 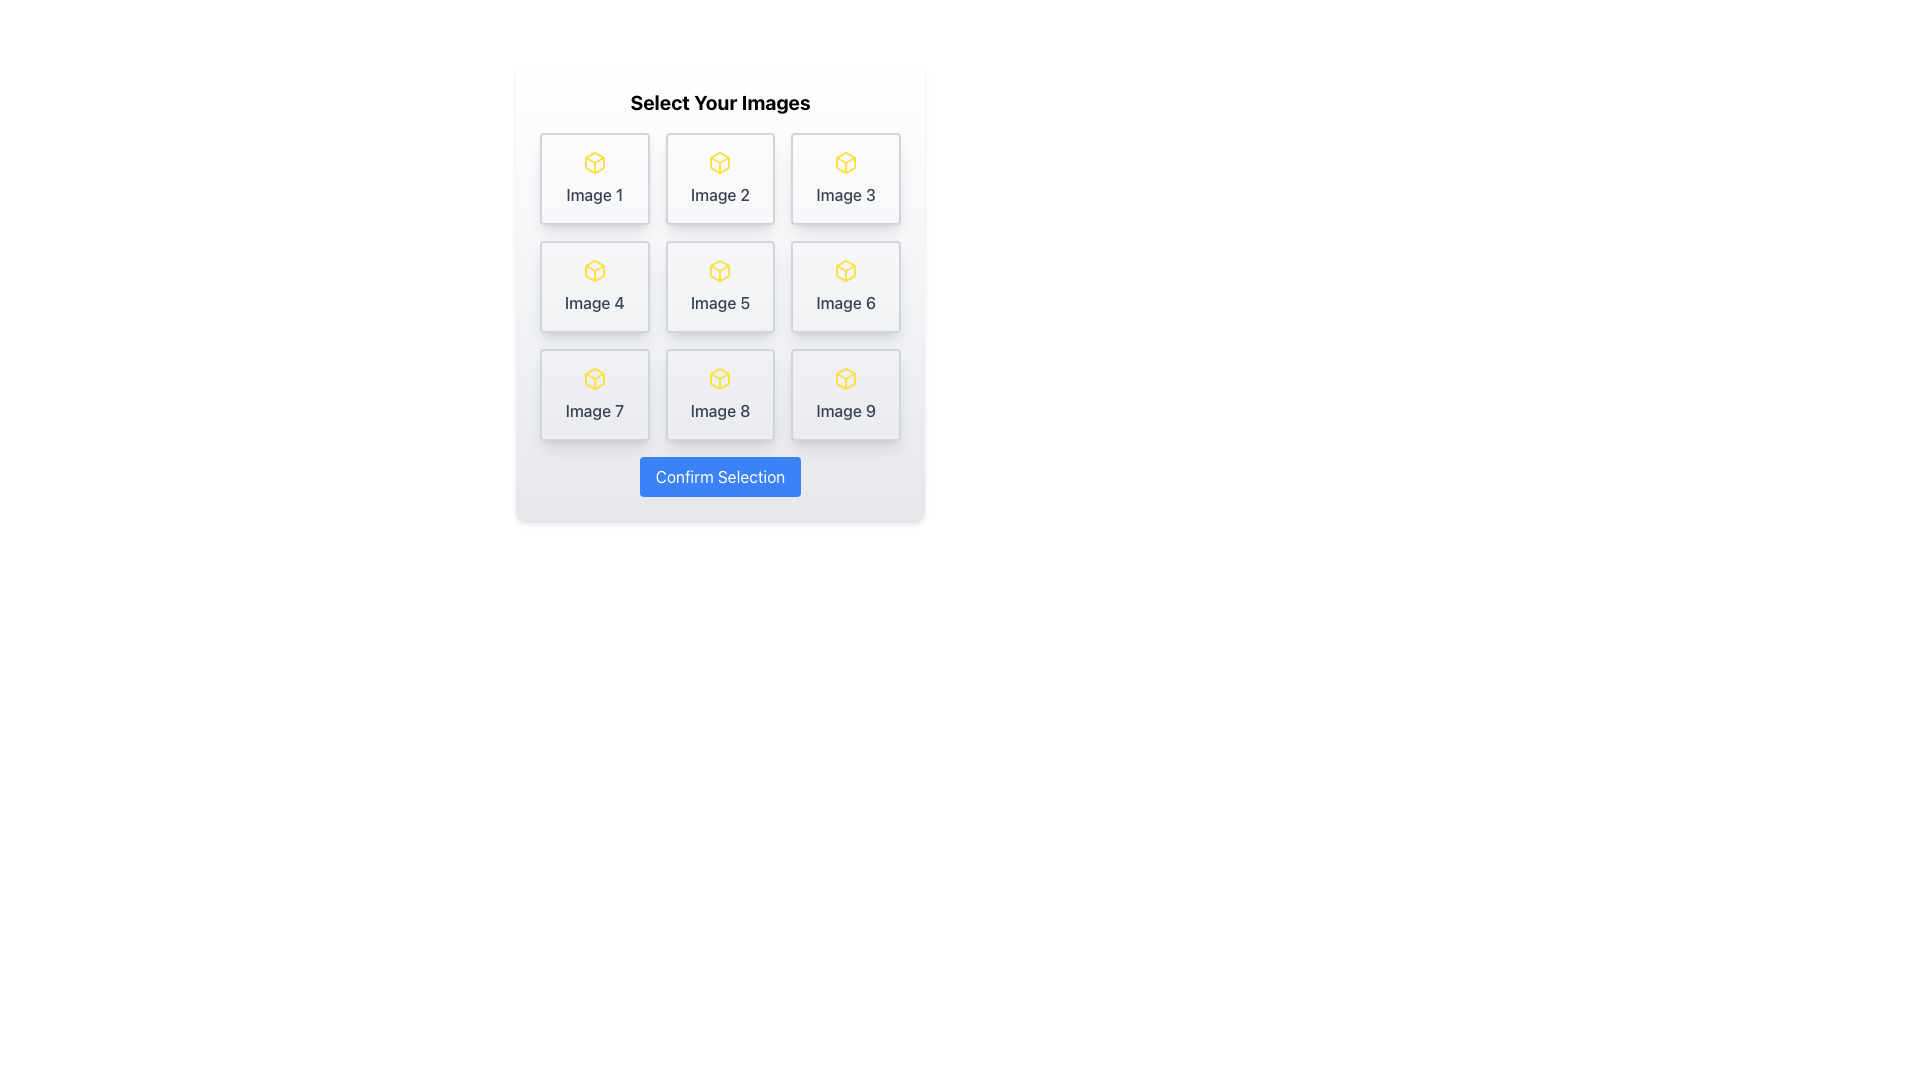 I want to click on the text label 'Image 9' located in the bottom-right corner of the grid structure, which displays a gray-colored text beneath an illustrative box icon, so click(x=846, y=410).